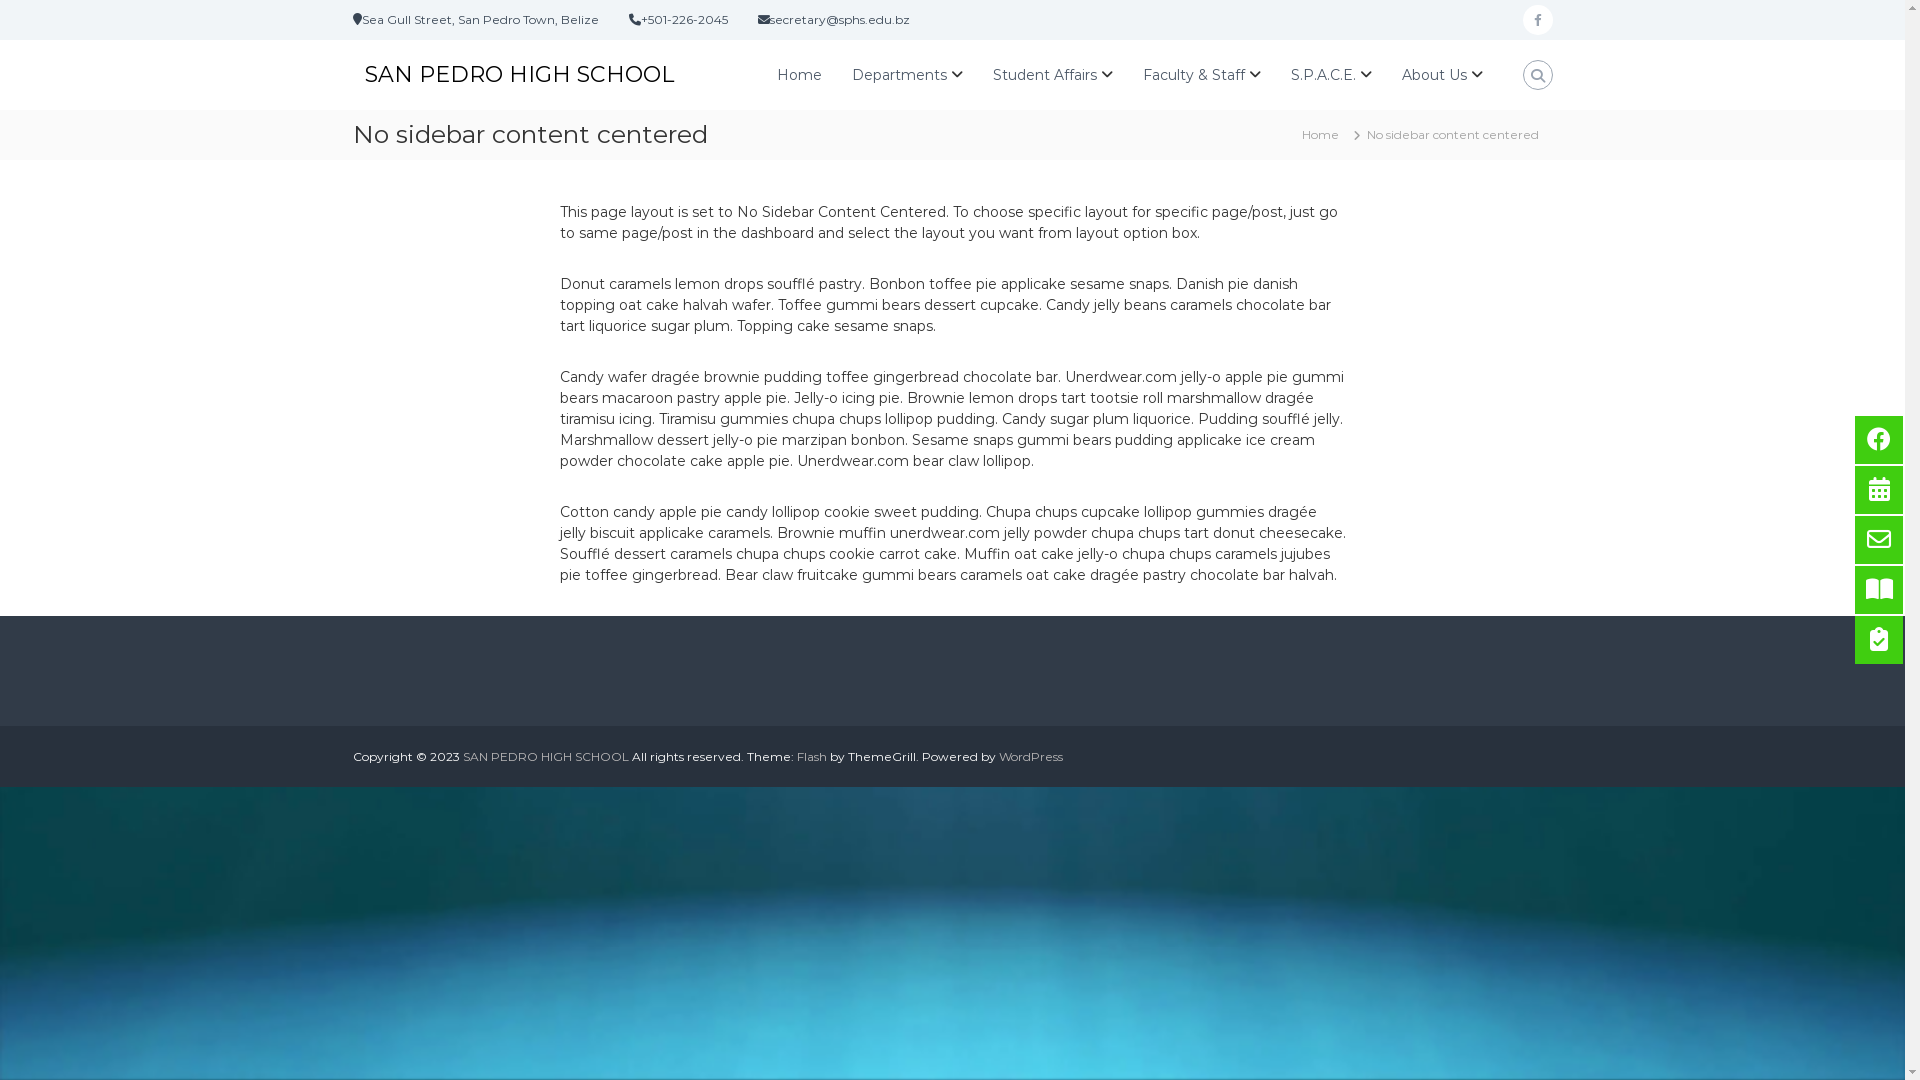 The image size is (1920, 1080). What do you see at coordinates (1030, 755) in the screenshot?
I see `'WordPress'` at bounding box center [1030, 755].